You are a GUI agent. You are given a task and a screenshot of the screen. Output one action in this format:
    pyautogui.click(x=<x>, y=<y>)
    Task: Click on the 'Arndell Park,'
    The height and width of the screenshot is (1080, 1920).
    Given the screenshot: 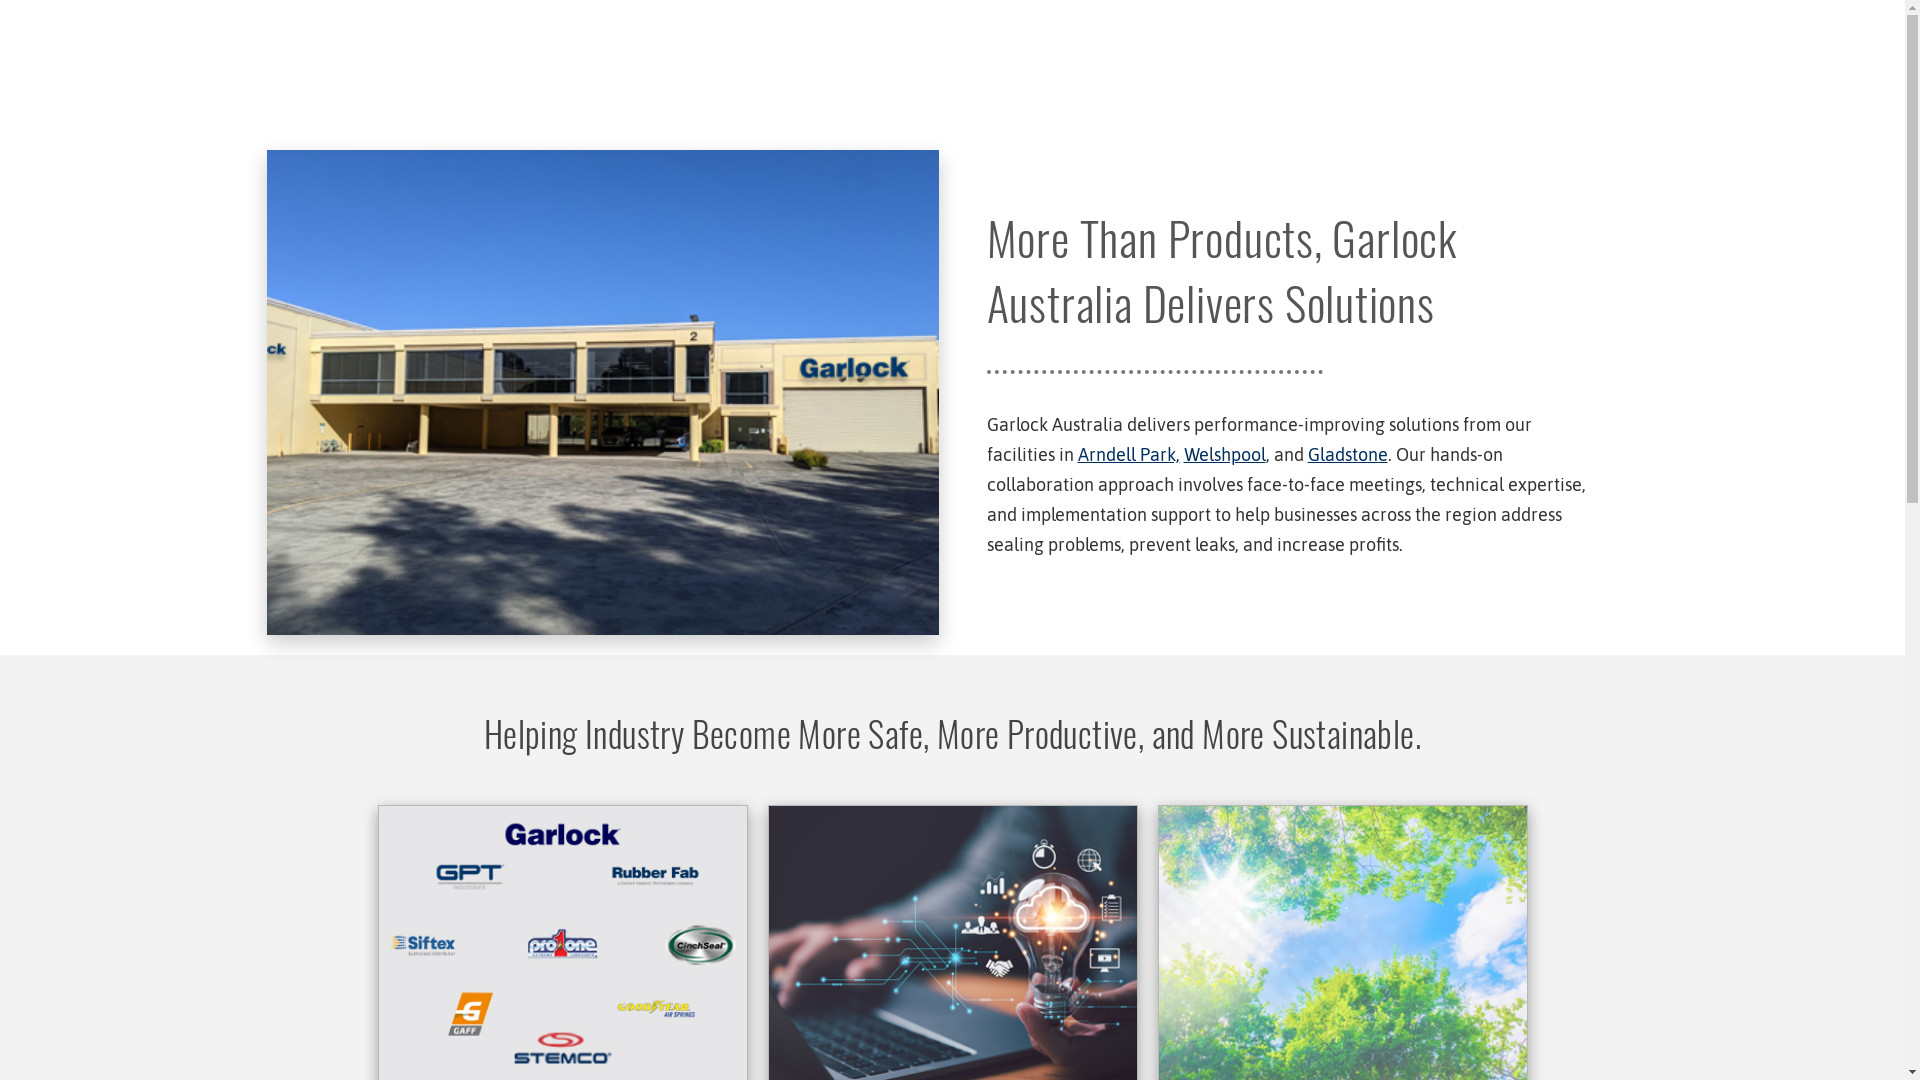 What is the action you would take?
    pyautogui.click(x=1128, y=454)
    